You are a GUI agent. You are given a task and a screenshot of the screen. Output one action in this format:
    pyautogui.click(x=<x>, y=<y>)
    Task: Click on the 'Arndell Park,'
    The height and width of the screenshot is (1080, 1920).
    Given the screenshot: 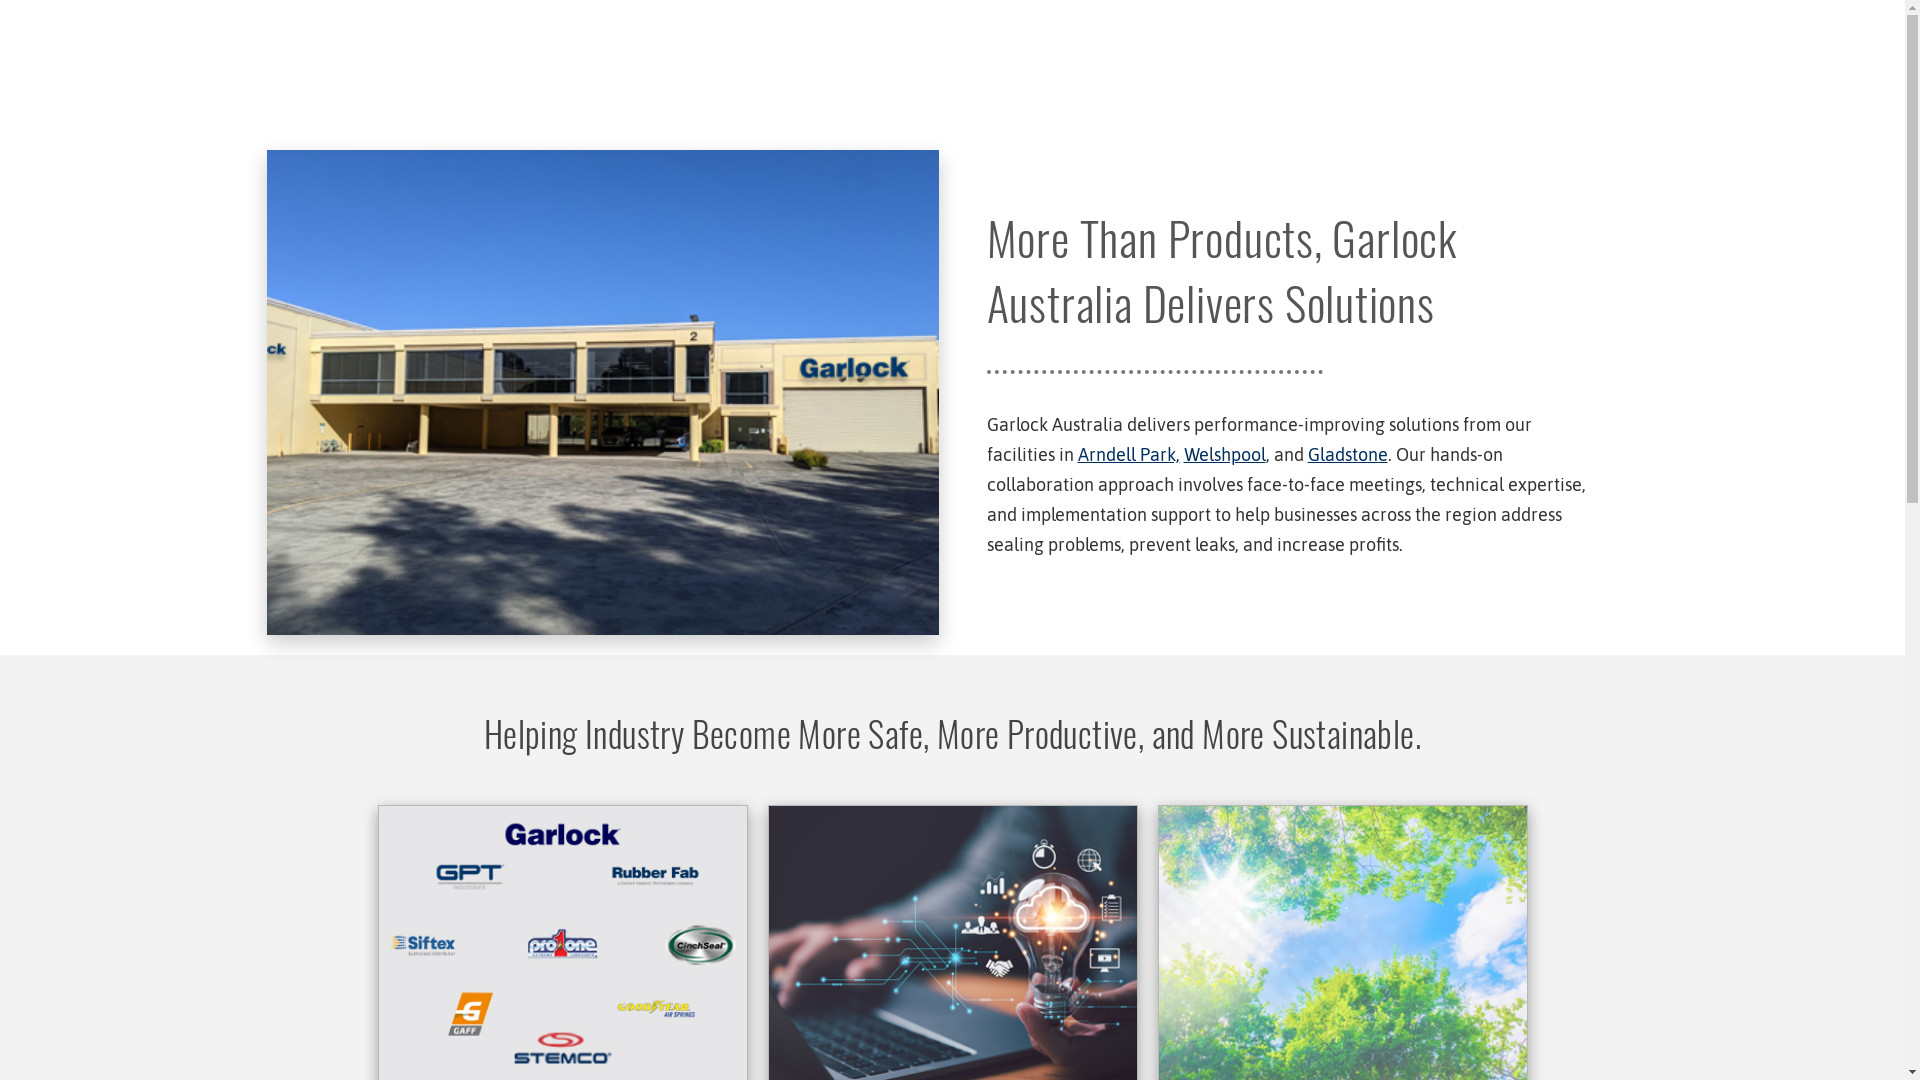 What is the action you would take?
    pyautogui.click(x=1128, y=454)
    